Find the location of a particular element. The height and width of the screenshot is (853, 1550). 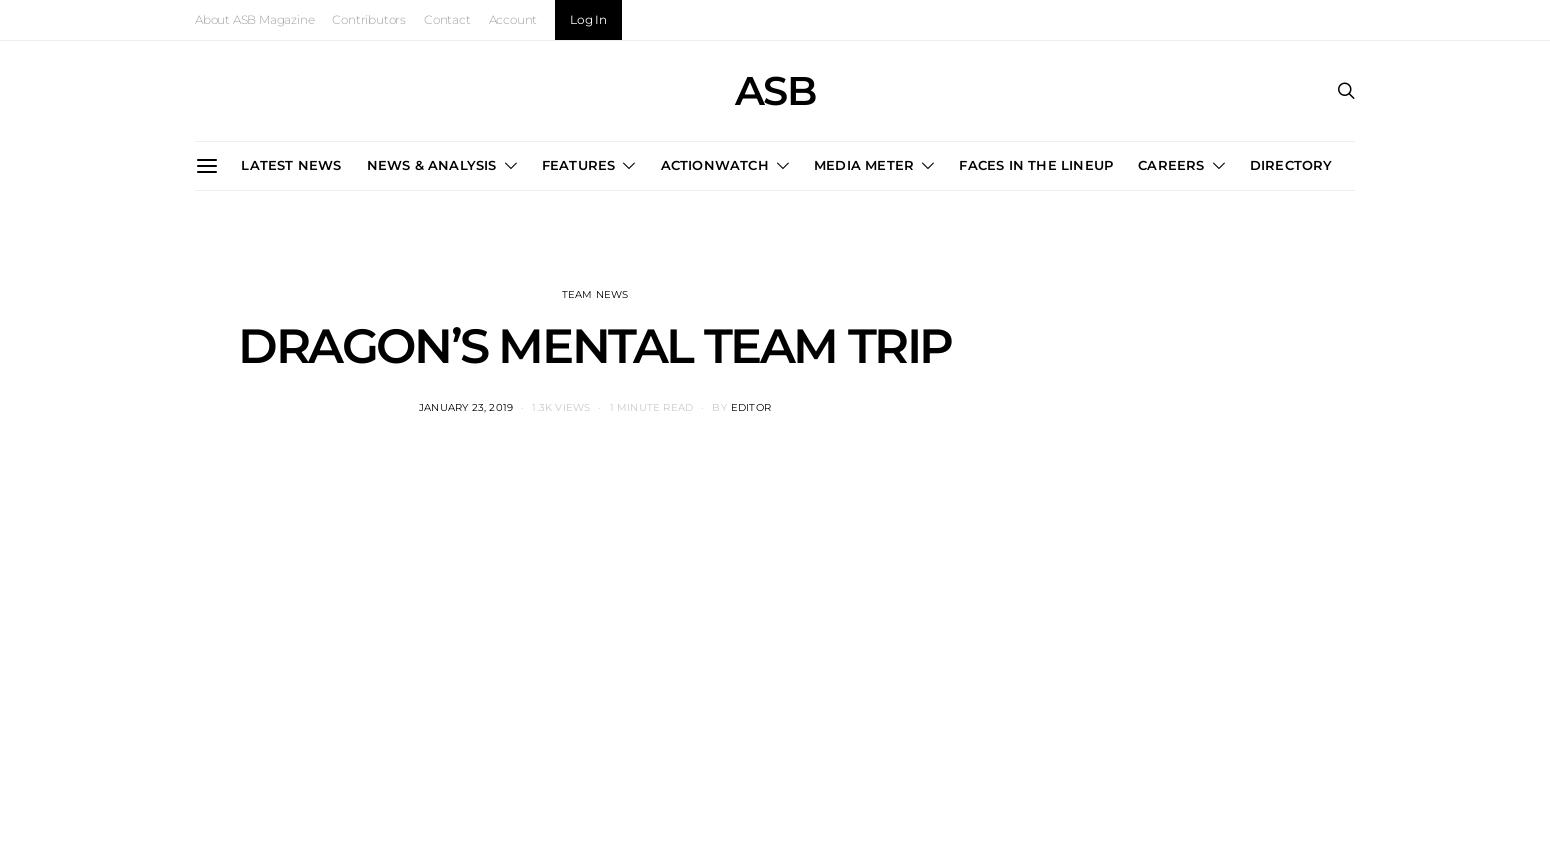

'FEATURES' is located at coordinates (577, 163).